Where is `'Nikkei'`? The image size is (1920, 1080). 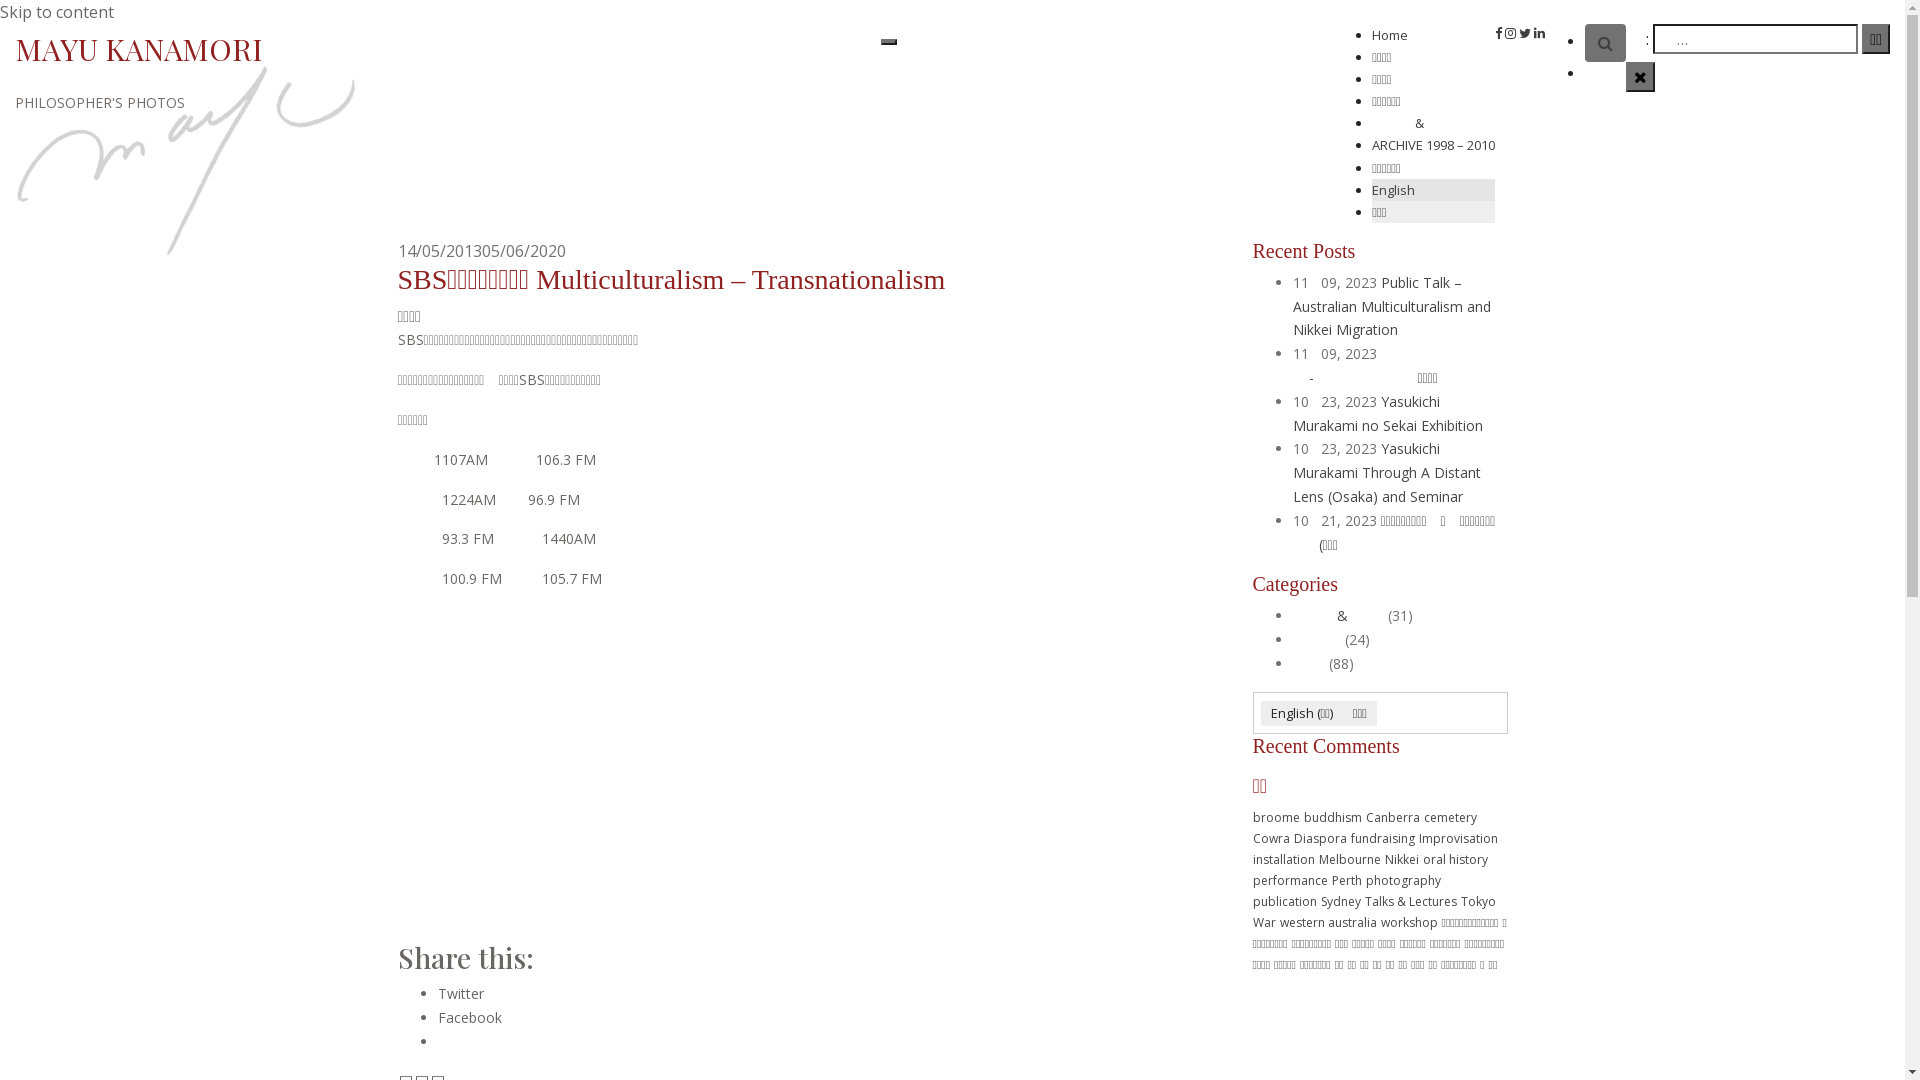 'Nikkei' is located at coordinates (1400, 858).